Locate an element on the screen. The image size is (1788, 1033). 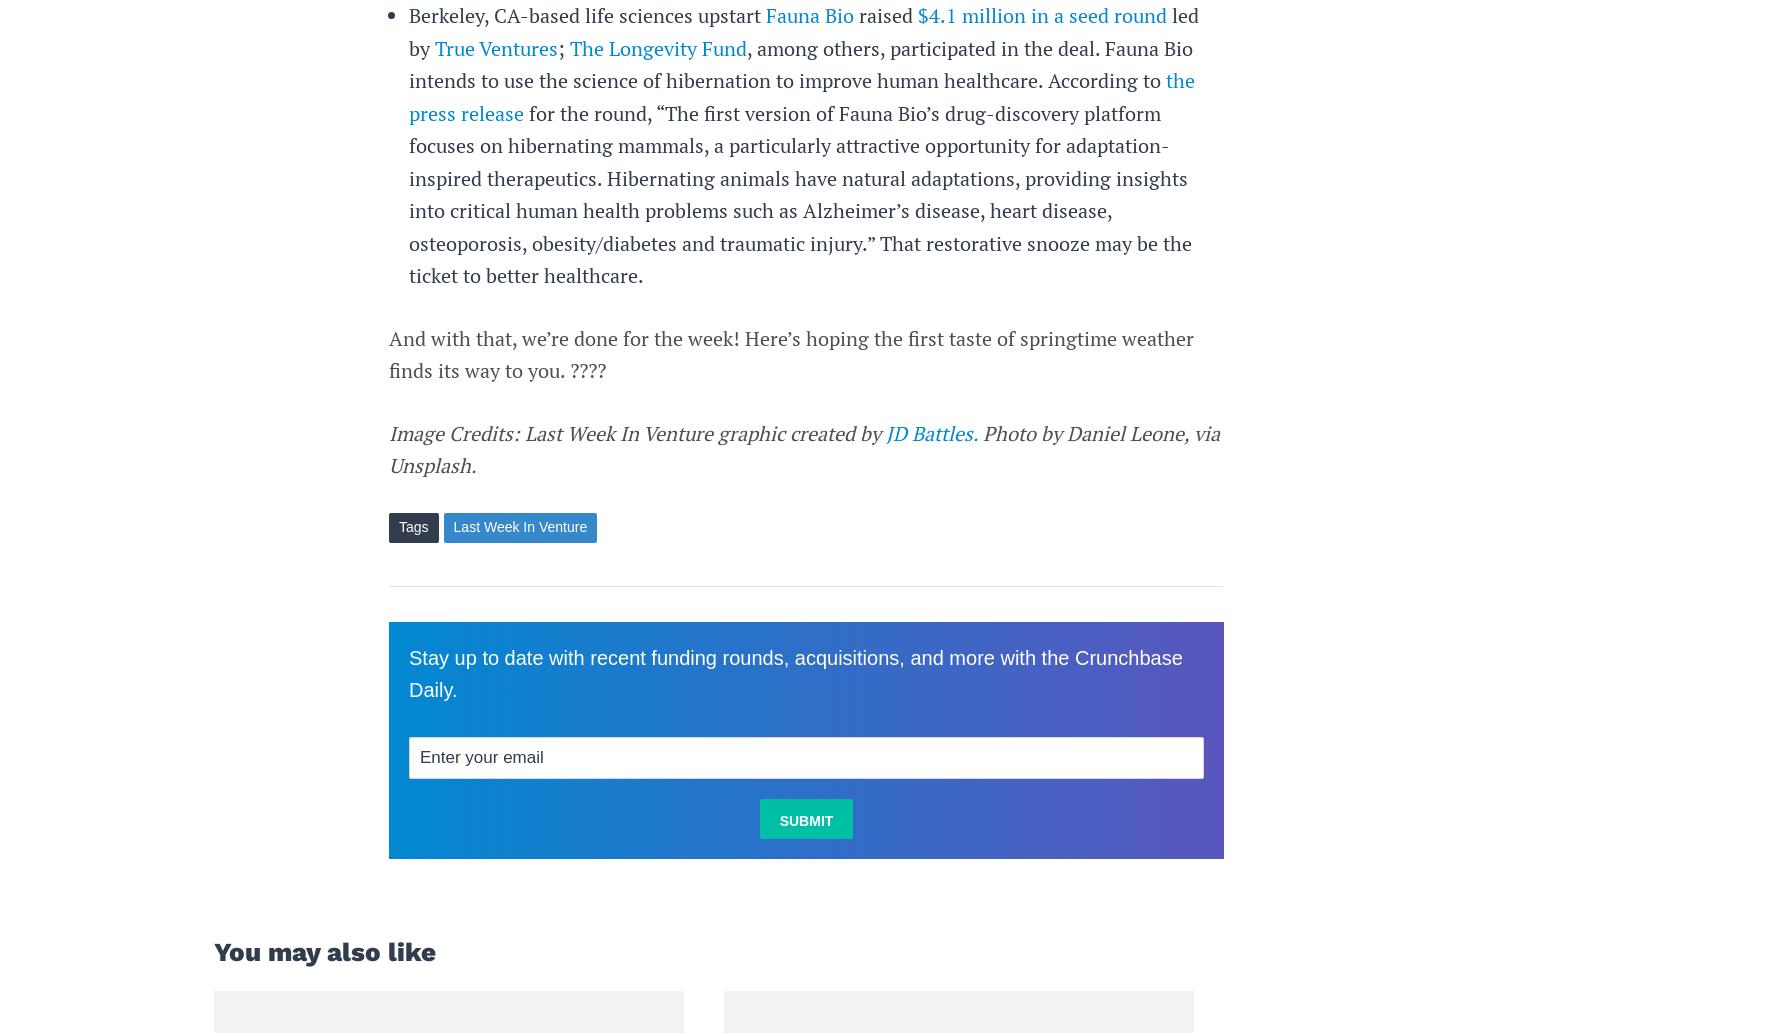
'the press release' is located at coordinates (800, 96).